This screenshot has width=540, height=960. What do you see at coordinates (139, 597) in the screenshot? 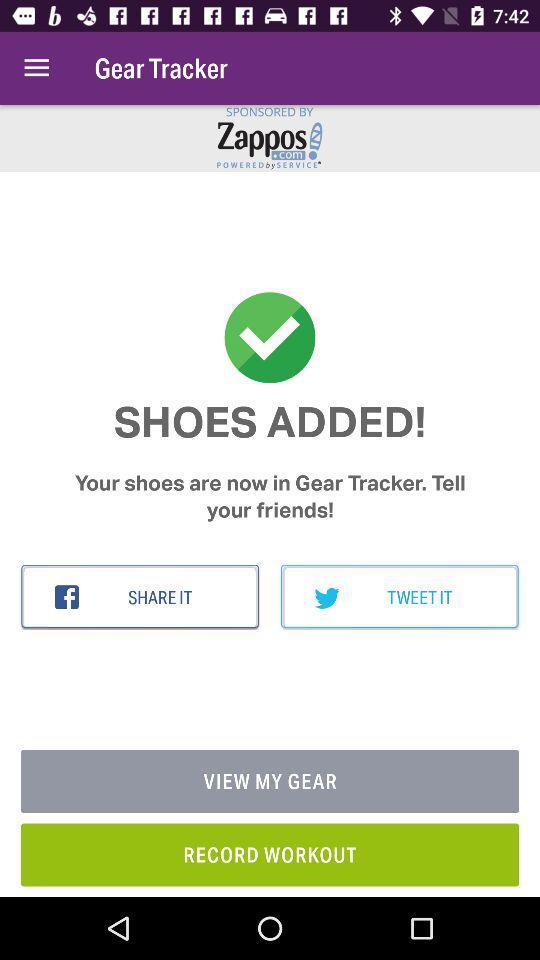
I see `the share it icon` at bounding box center [139, 597].